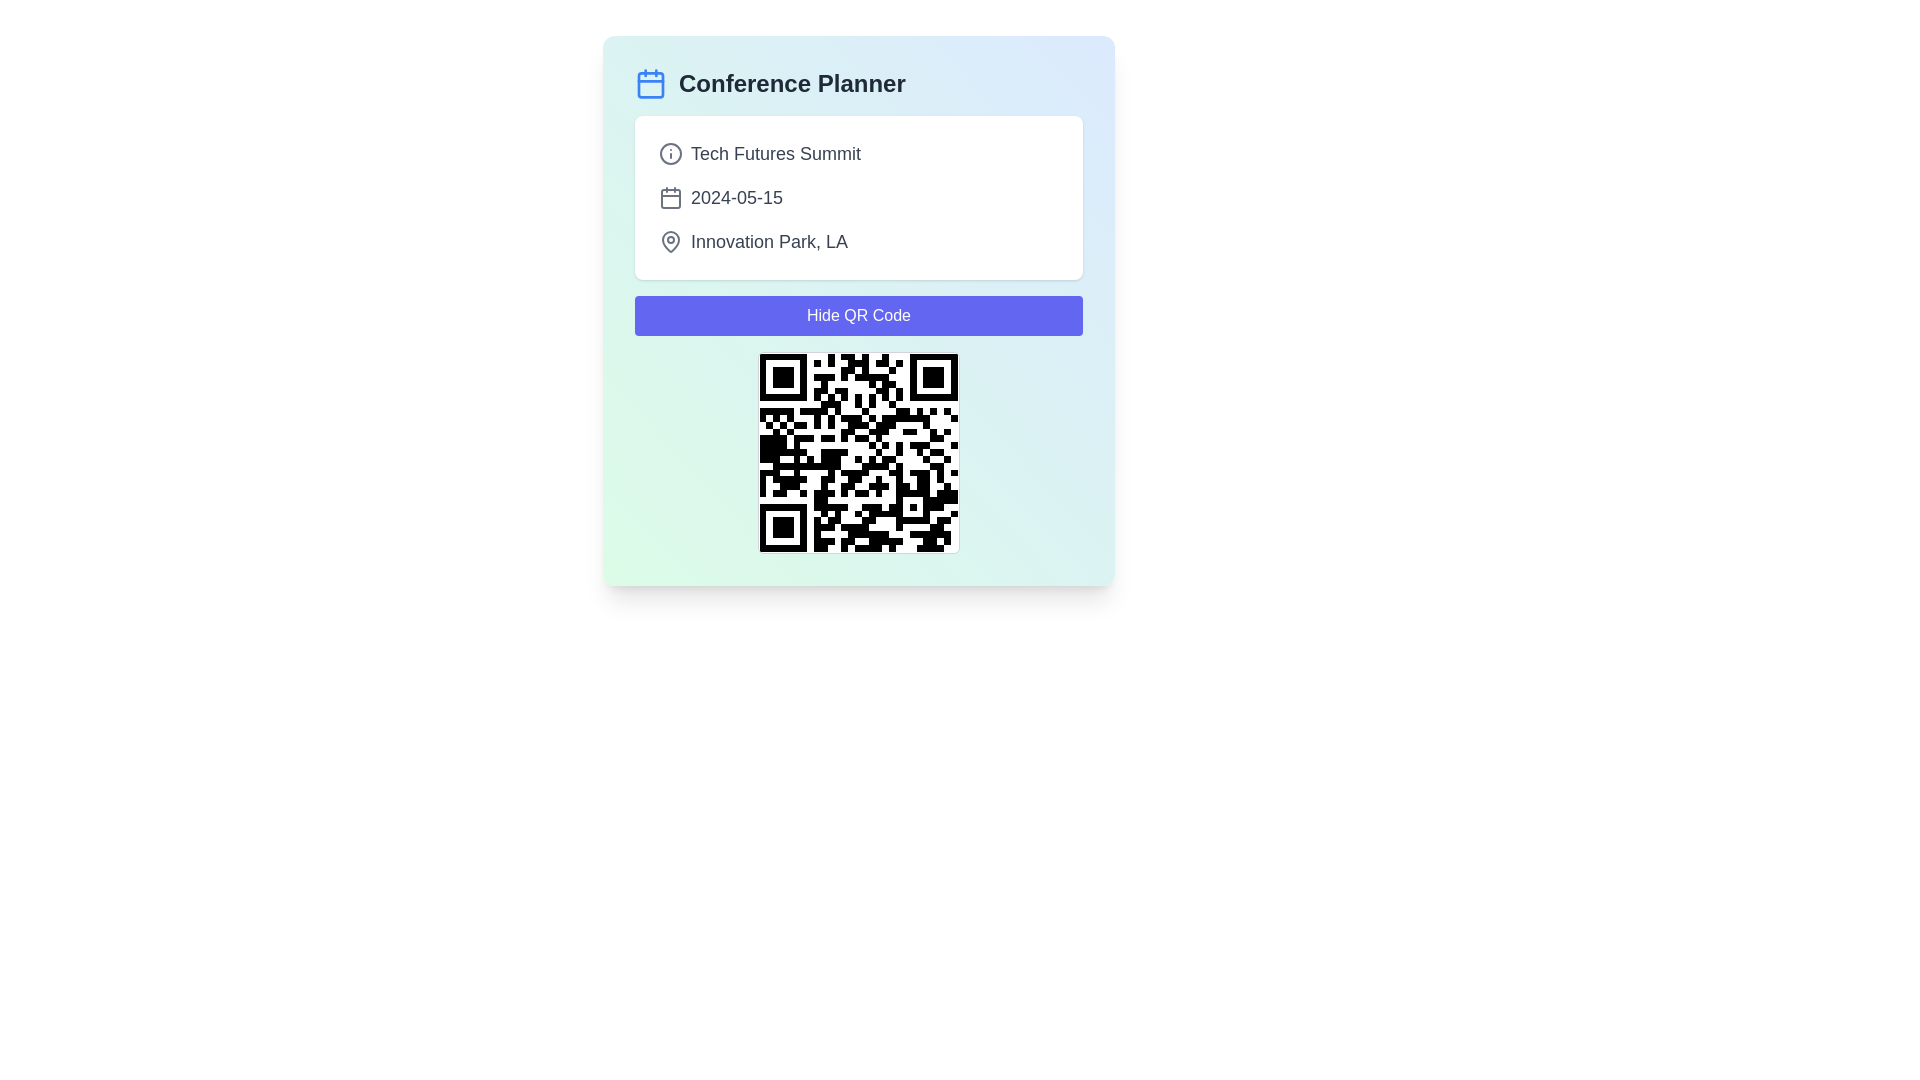  Describe the element at coordinates (736, 197) in the screenshot. I see `the Text label displaying the scheduled date of the event in the Conference Planner card, located in the top-right portion of the interface` at that location.